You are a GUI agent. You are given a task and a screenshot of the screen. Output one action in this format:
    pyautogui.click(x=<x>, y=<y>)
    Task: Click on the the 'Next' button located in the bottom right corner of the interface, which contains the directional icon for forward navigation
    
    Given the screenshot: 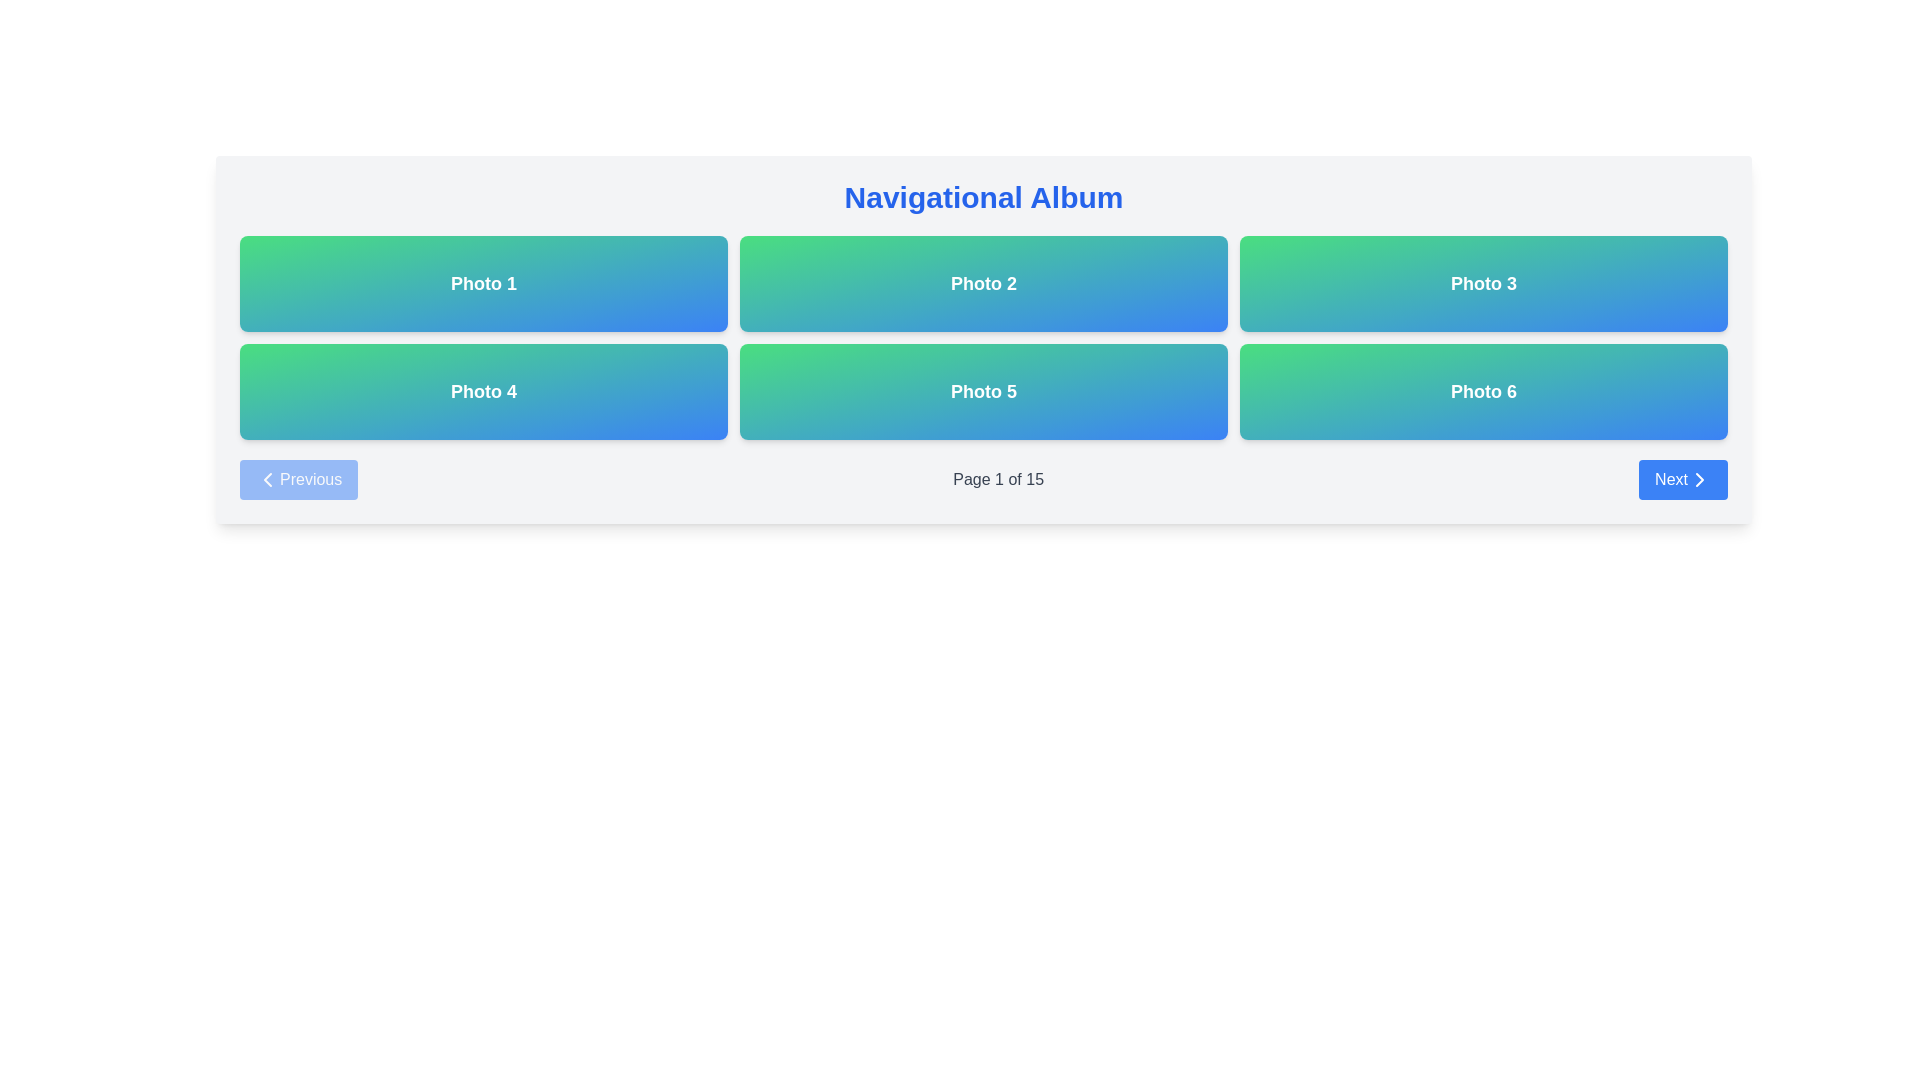 What is the action you would take?
    pyautogui.click(x=1698, y=479)
    